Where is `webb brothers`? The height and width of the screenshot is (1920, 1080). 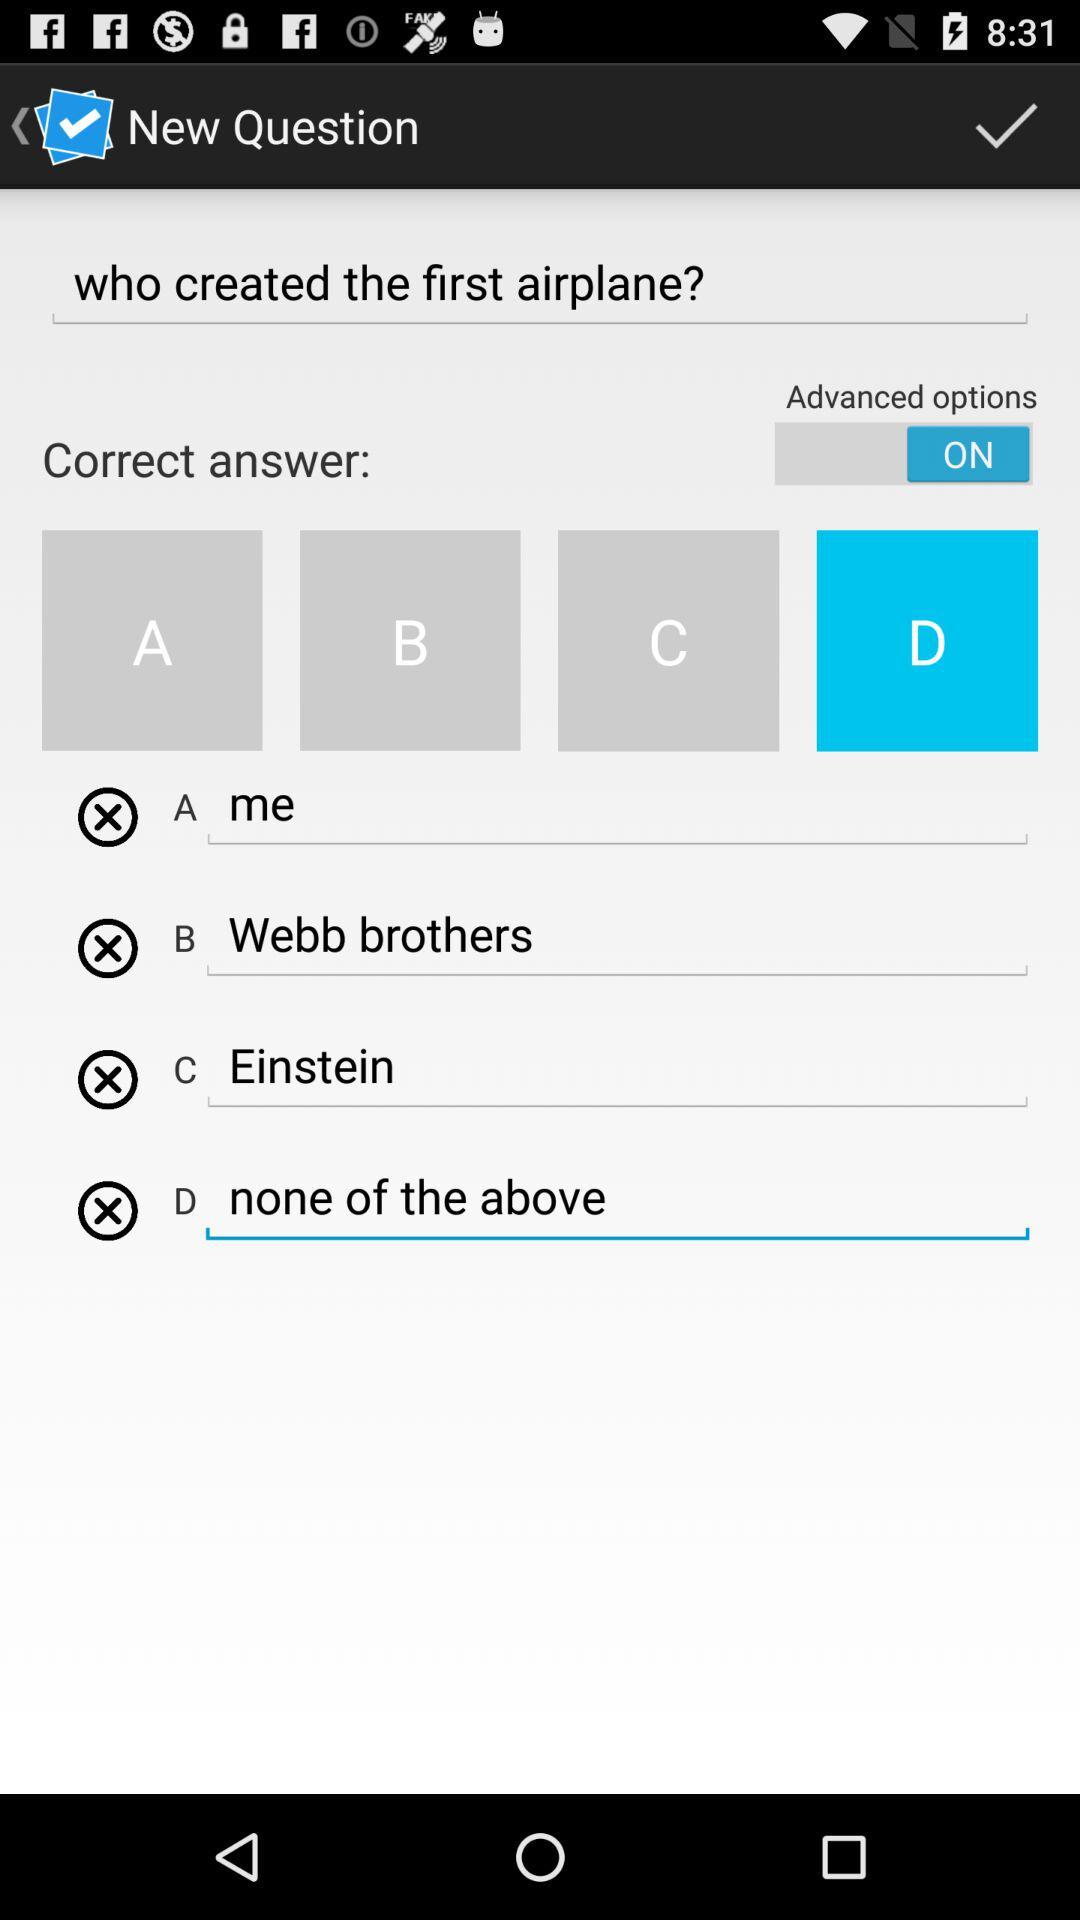 webb brothers is located at coordinates (107, 817).